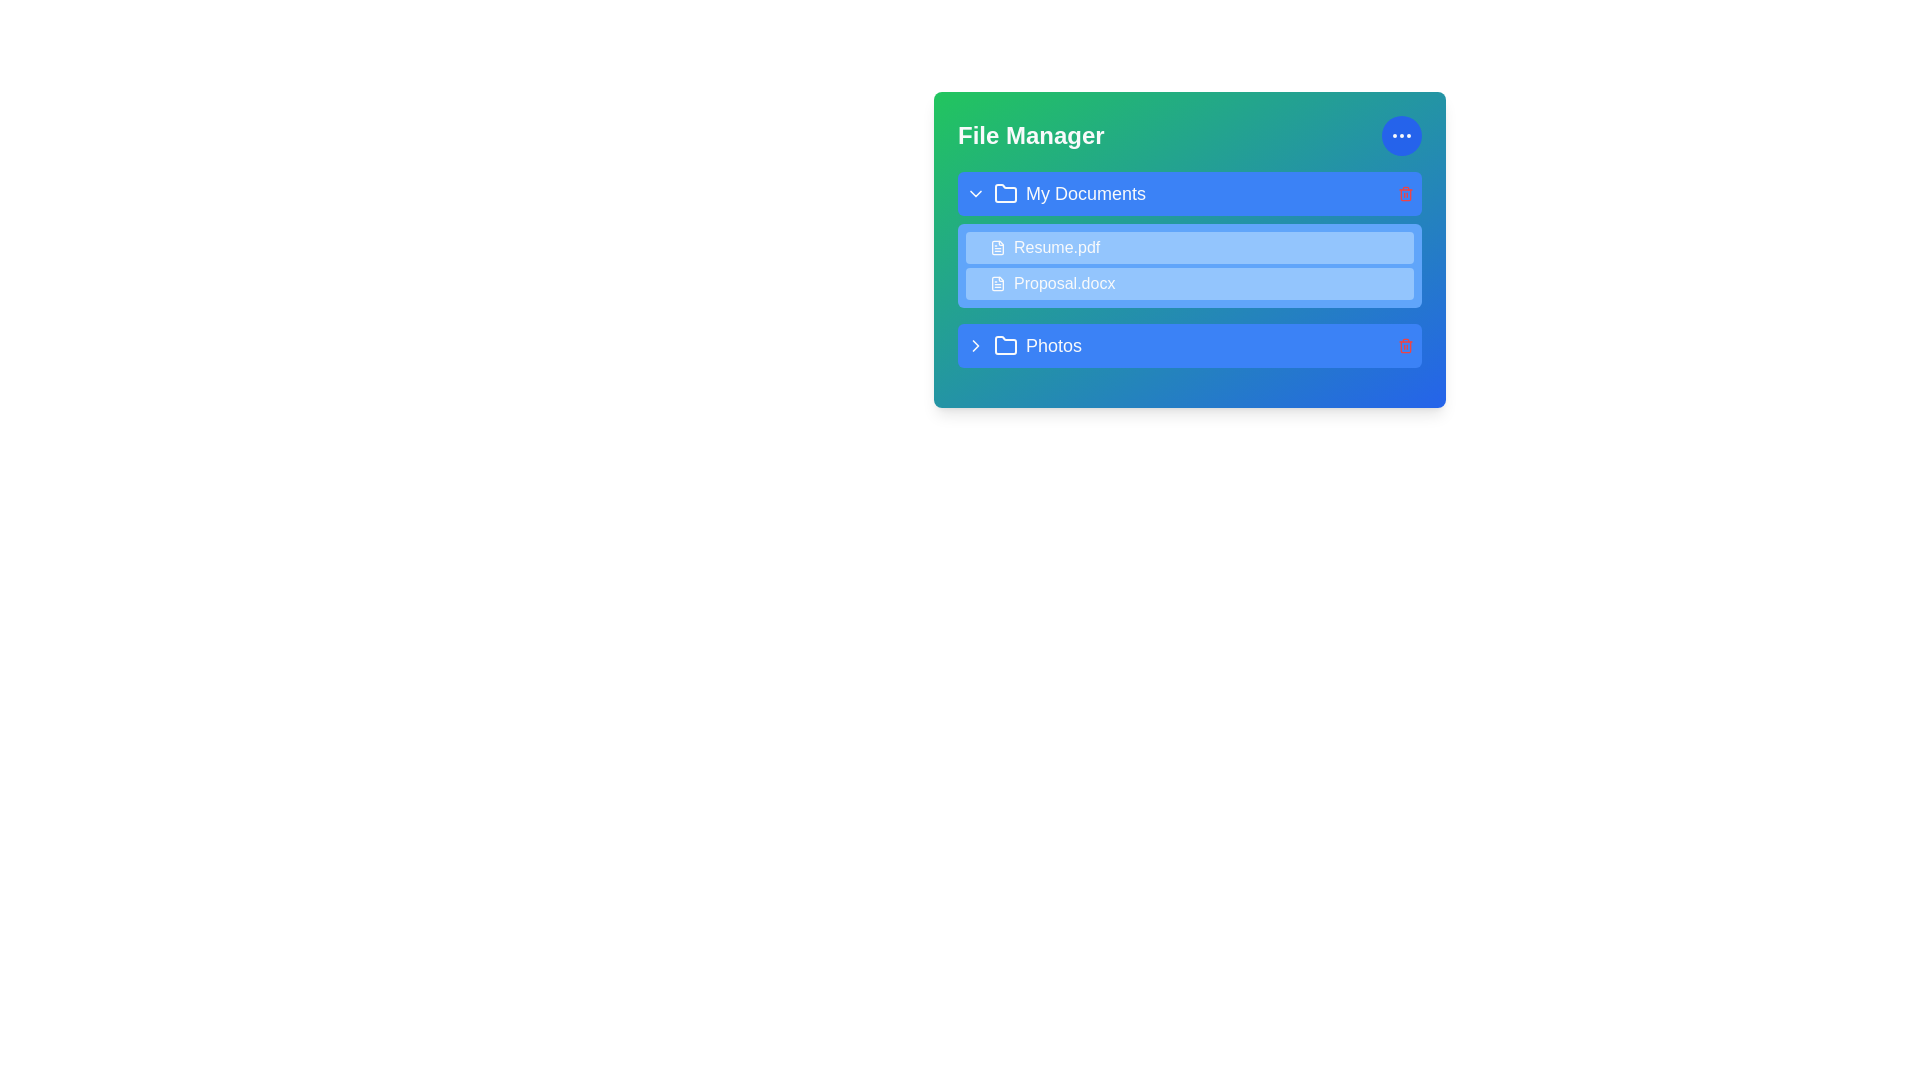 This screenshot has width=1920, height=1080. What do you see at coordinates (998, 284) in the screenshot?
I see `the document icon representing 'Proposal.docx' in the 'My Documents' section, which is a small icon depicting a file with a header and text lines, located near the left margin` at bounding box center [998, 284].